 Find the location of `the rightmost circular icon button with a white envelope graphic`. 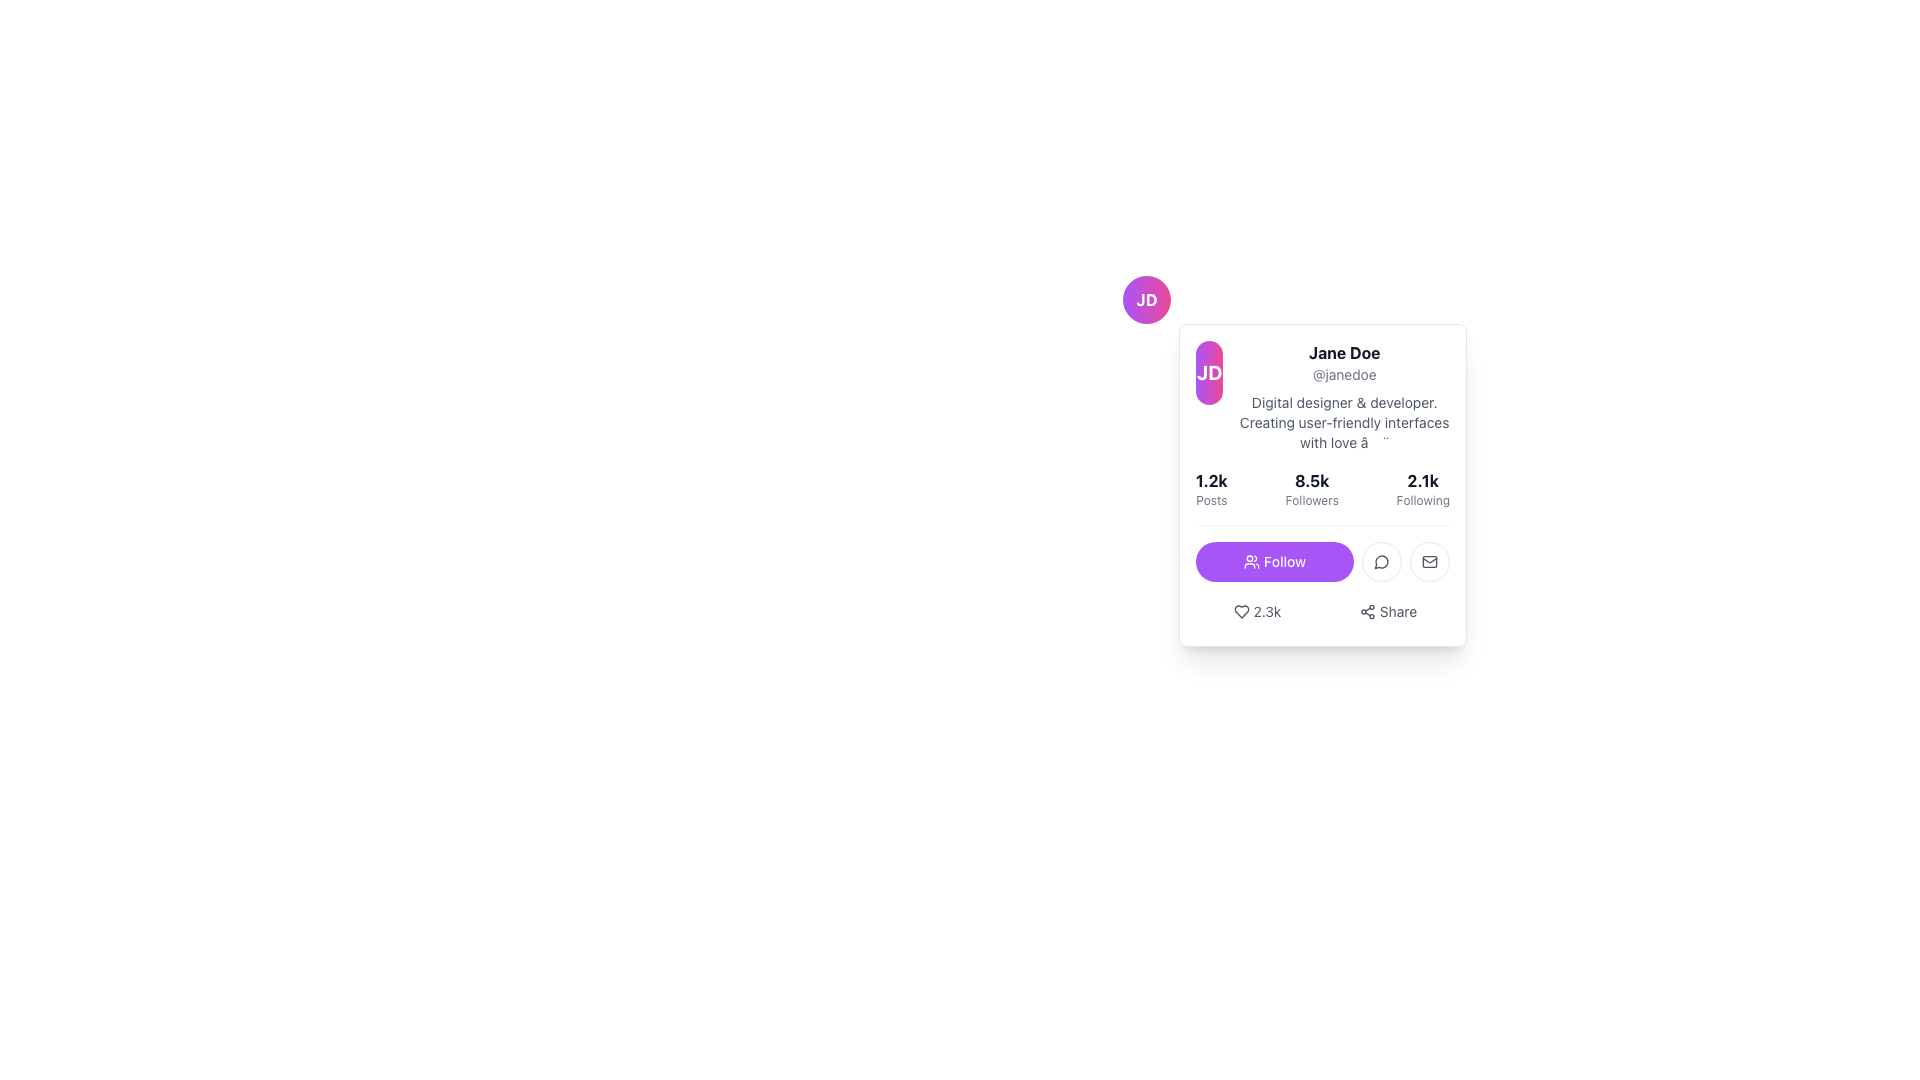

the rightmost circular icon button with a white envelope graphic is located at coordinates (1429, 562).